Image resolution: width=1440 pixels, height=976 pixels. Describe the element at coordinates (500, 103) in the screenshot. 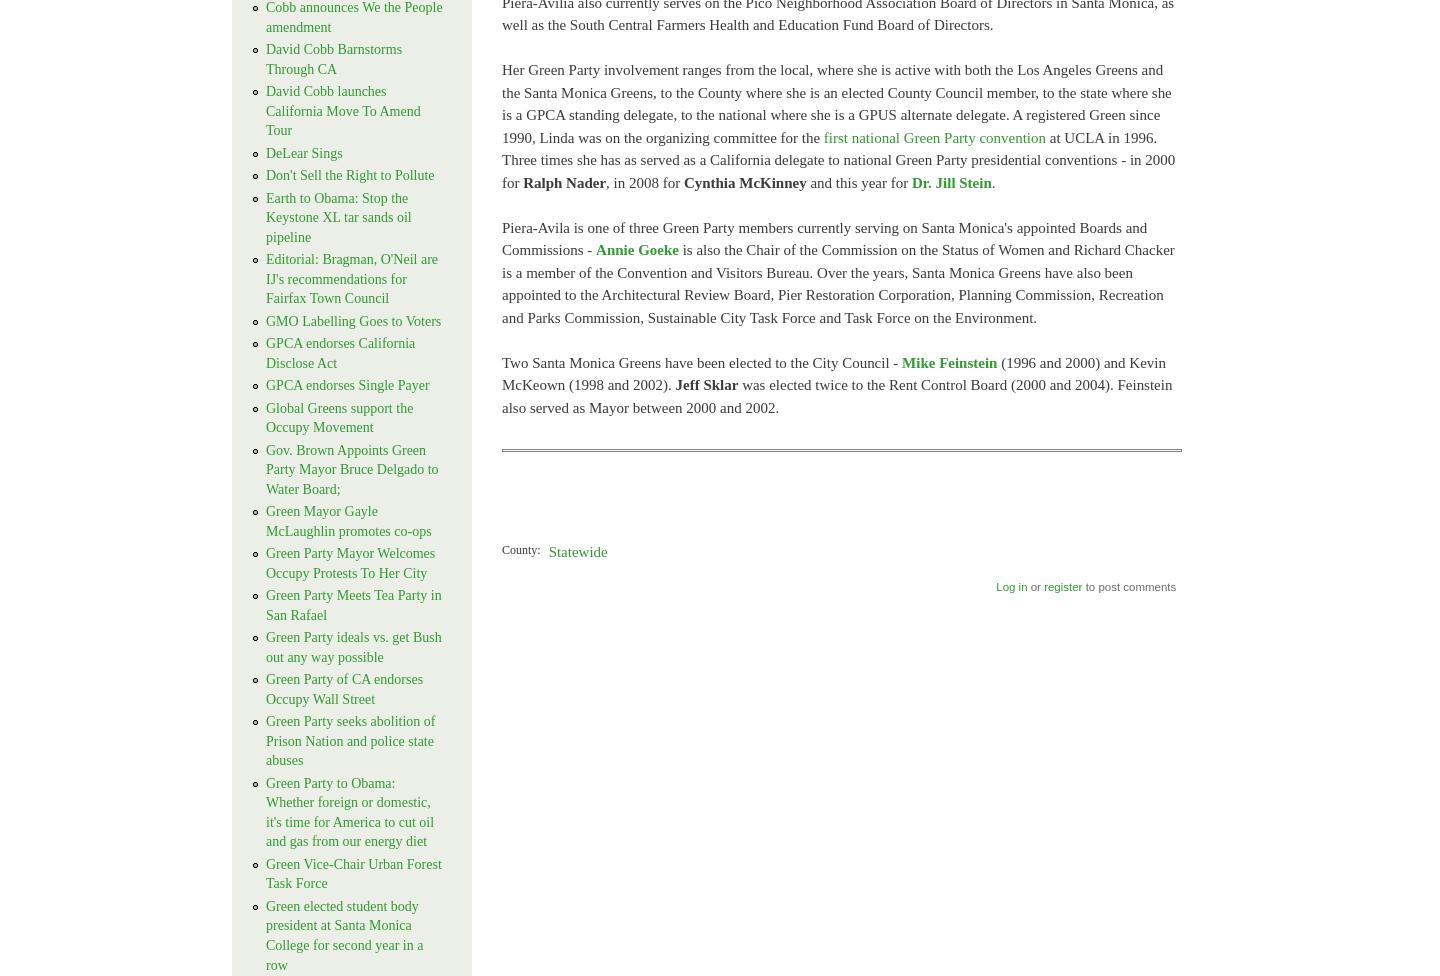

I see `'Her Green Party involvement ranges from the local, where she is active with both the Los Angeles Greens and the Santa Monica Greens, to the County where she is an elected County Council member, to the state where she is a GPCA standing delegate, to the national where she is a GPUS alternate delegate. A registered Green since 1990, Linda was on the organizing committee for the'` at that location.